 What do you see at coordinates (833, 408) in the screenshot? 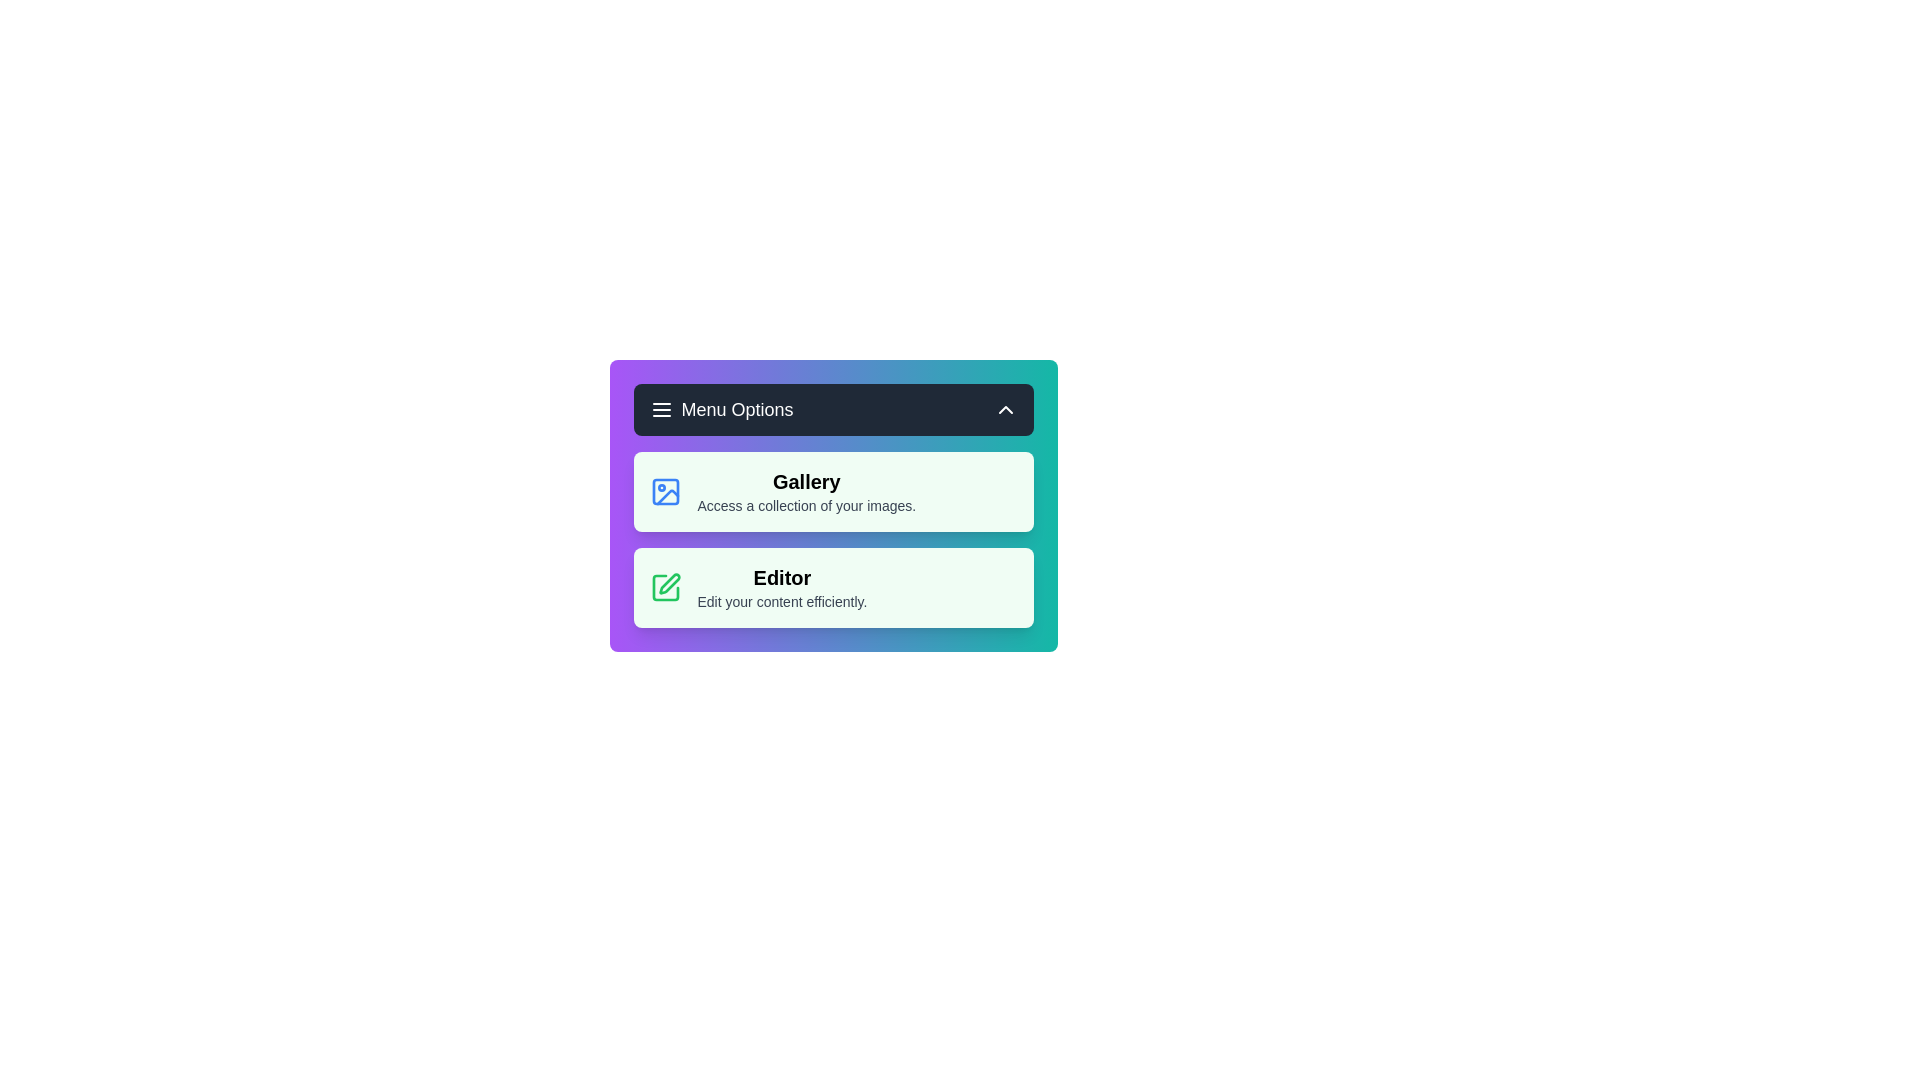
I see `the menu toggle button to collapse the menu` at bounding box center [833, 408].